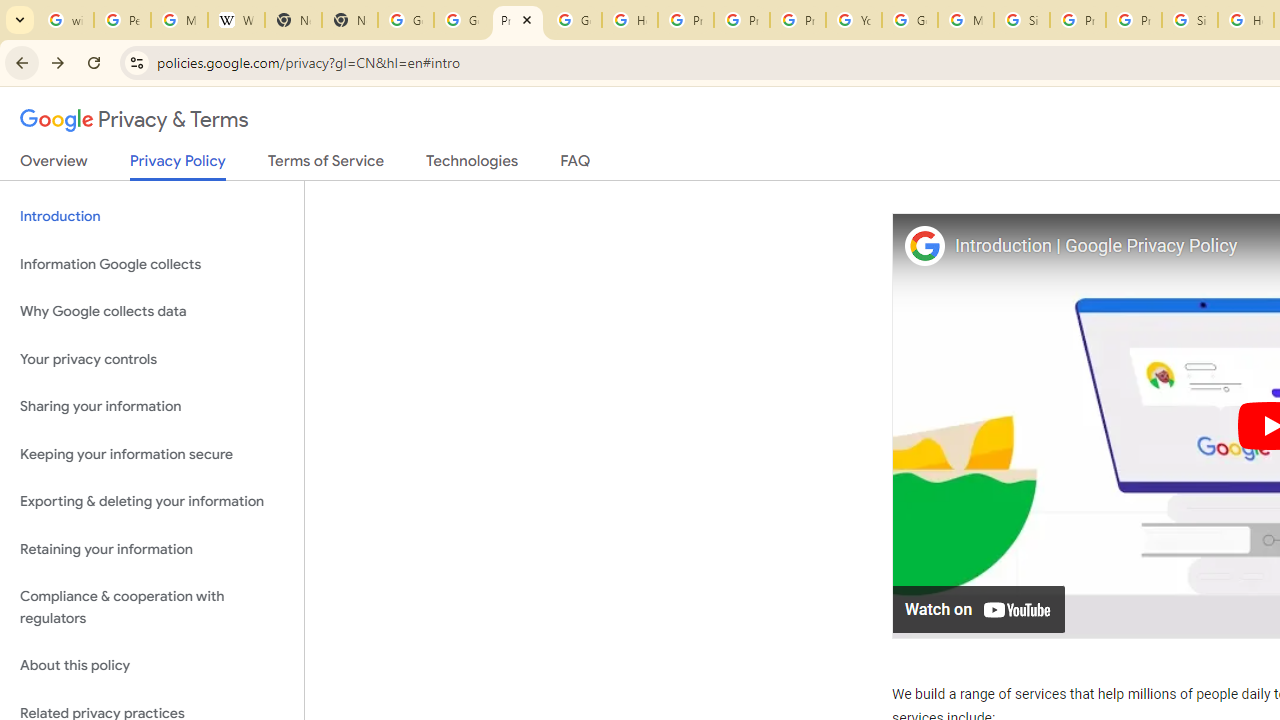 This screenshot has height=720, width=1280. What do you see at coordinates (1022, 20) in the screenshot?
I see `'Sign in - Google Accounts'` at bounding box center [1022, 20].